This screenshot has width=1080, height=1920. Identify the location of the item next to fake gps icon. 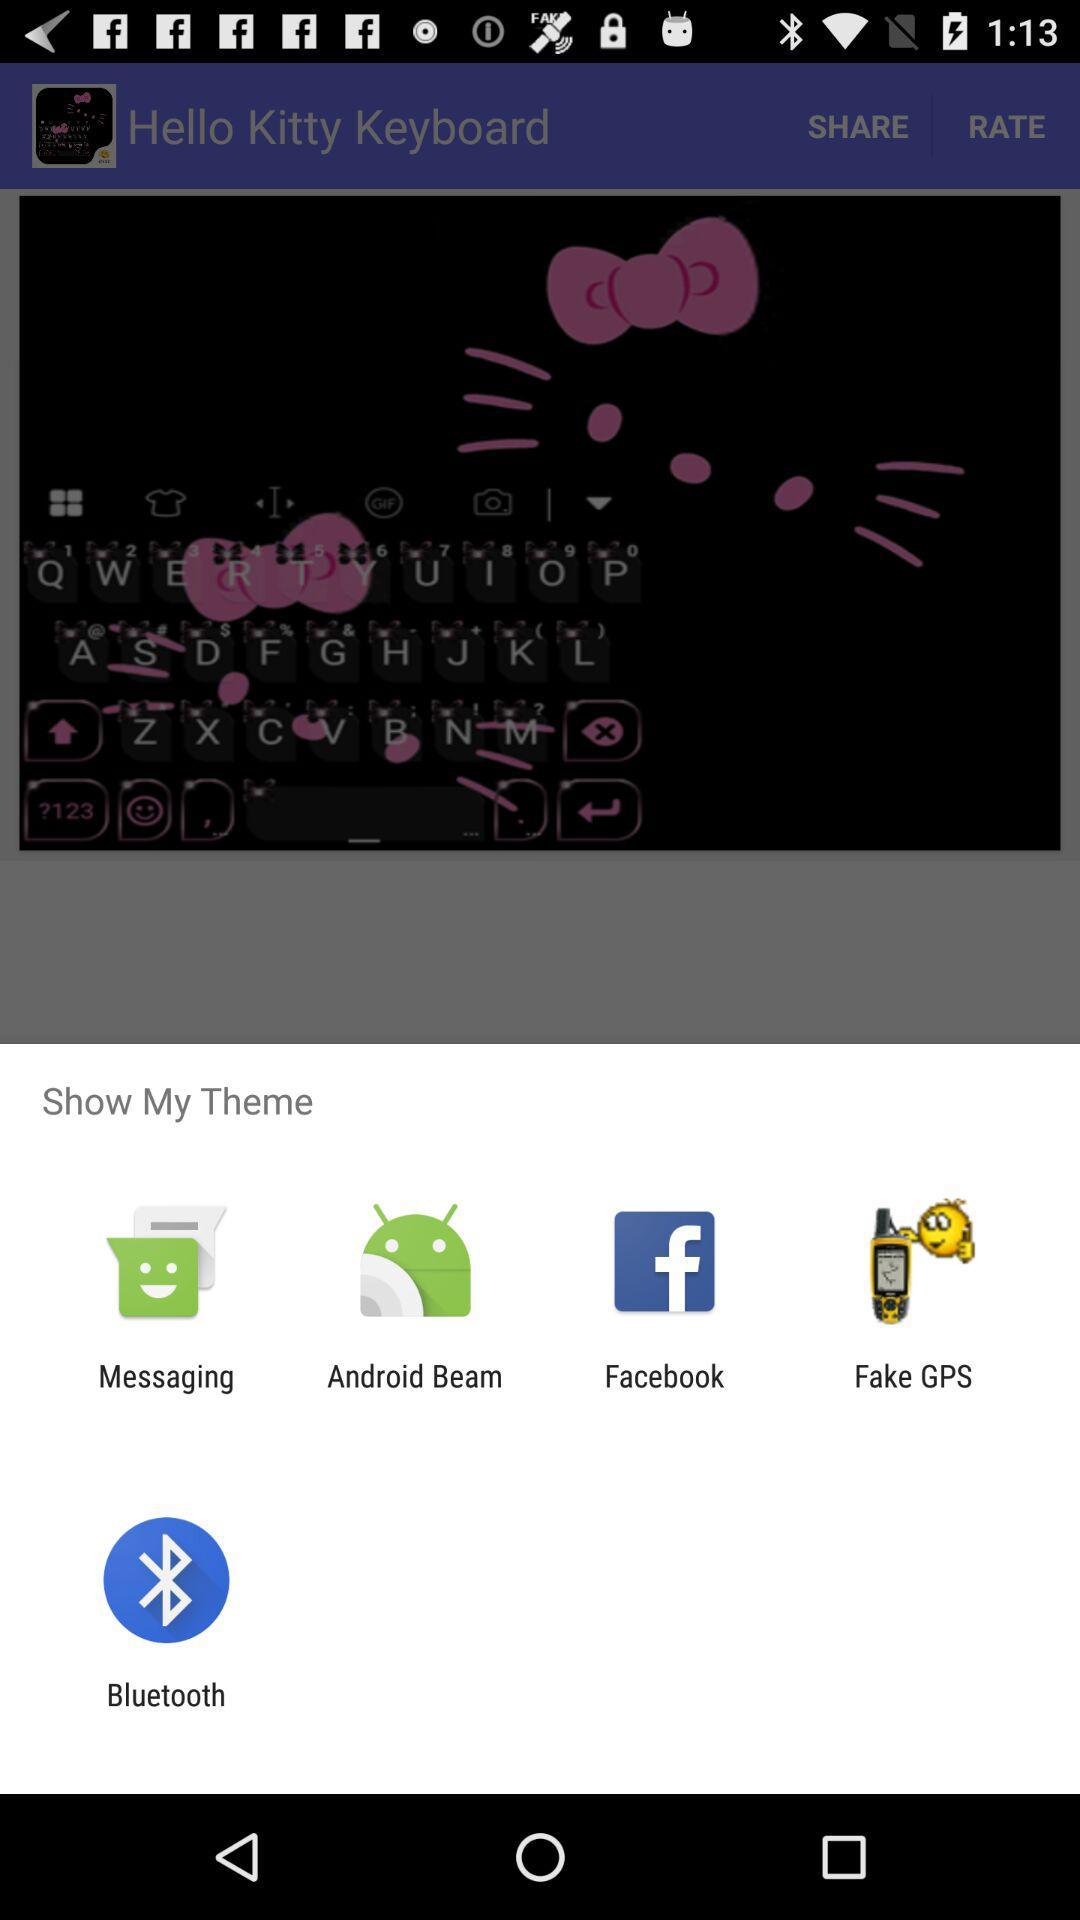
(664, 1392).